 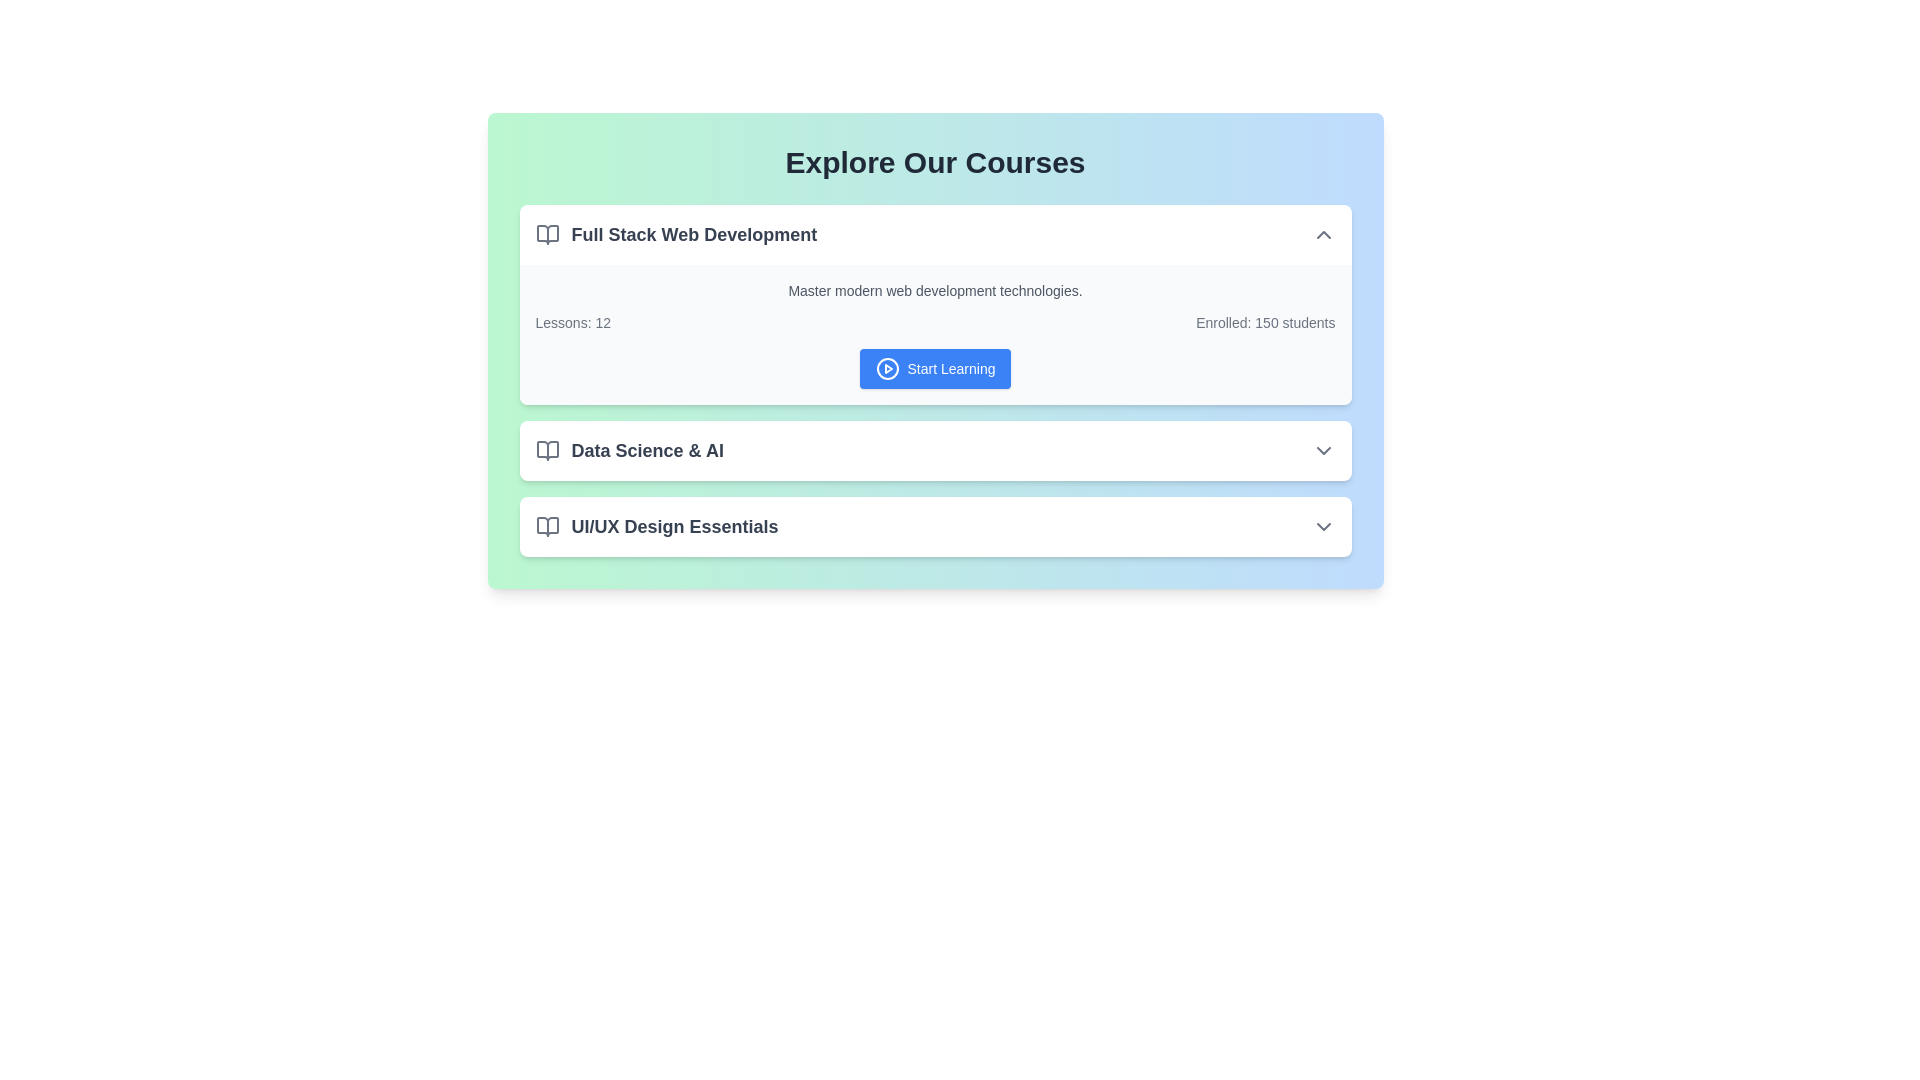 What do you see at coordinates (547, 234) in the screenshot?
I see `the icon that visually represents the 'Full Stack Web Development' course, located to the left of the course title` at bounding box center [547, 234].